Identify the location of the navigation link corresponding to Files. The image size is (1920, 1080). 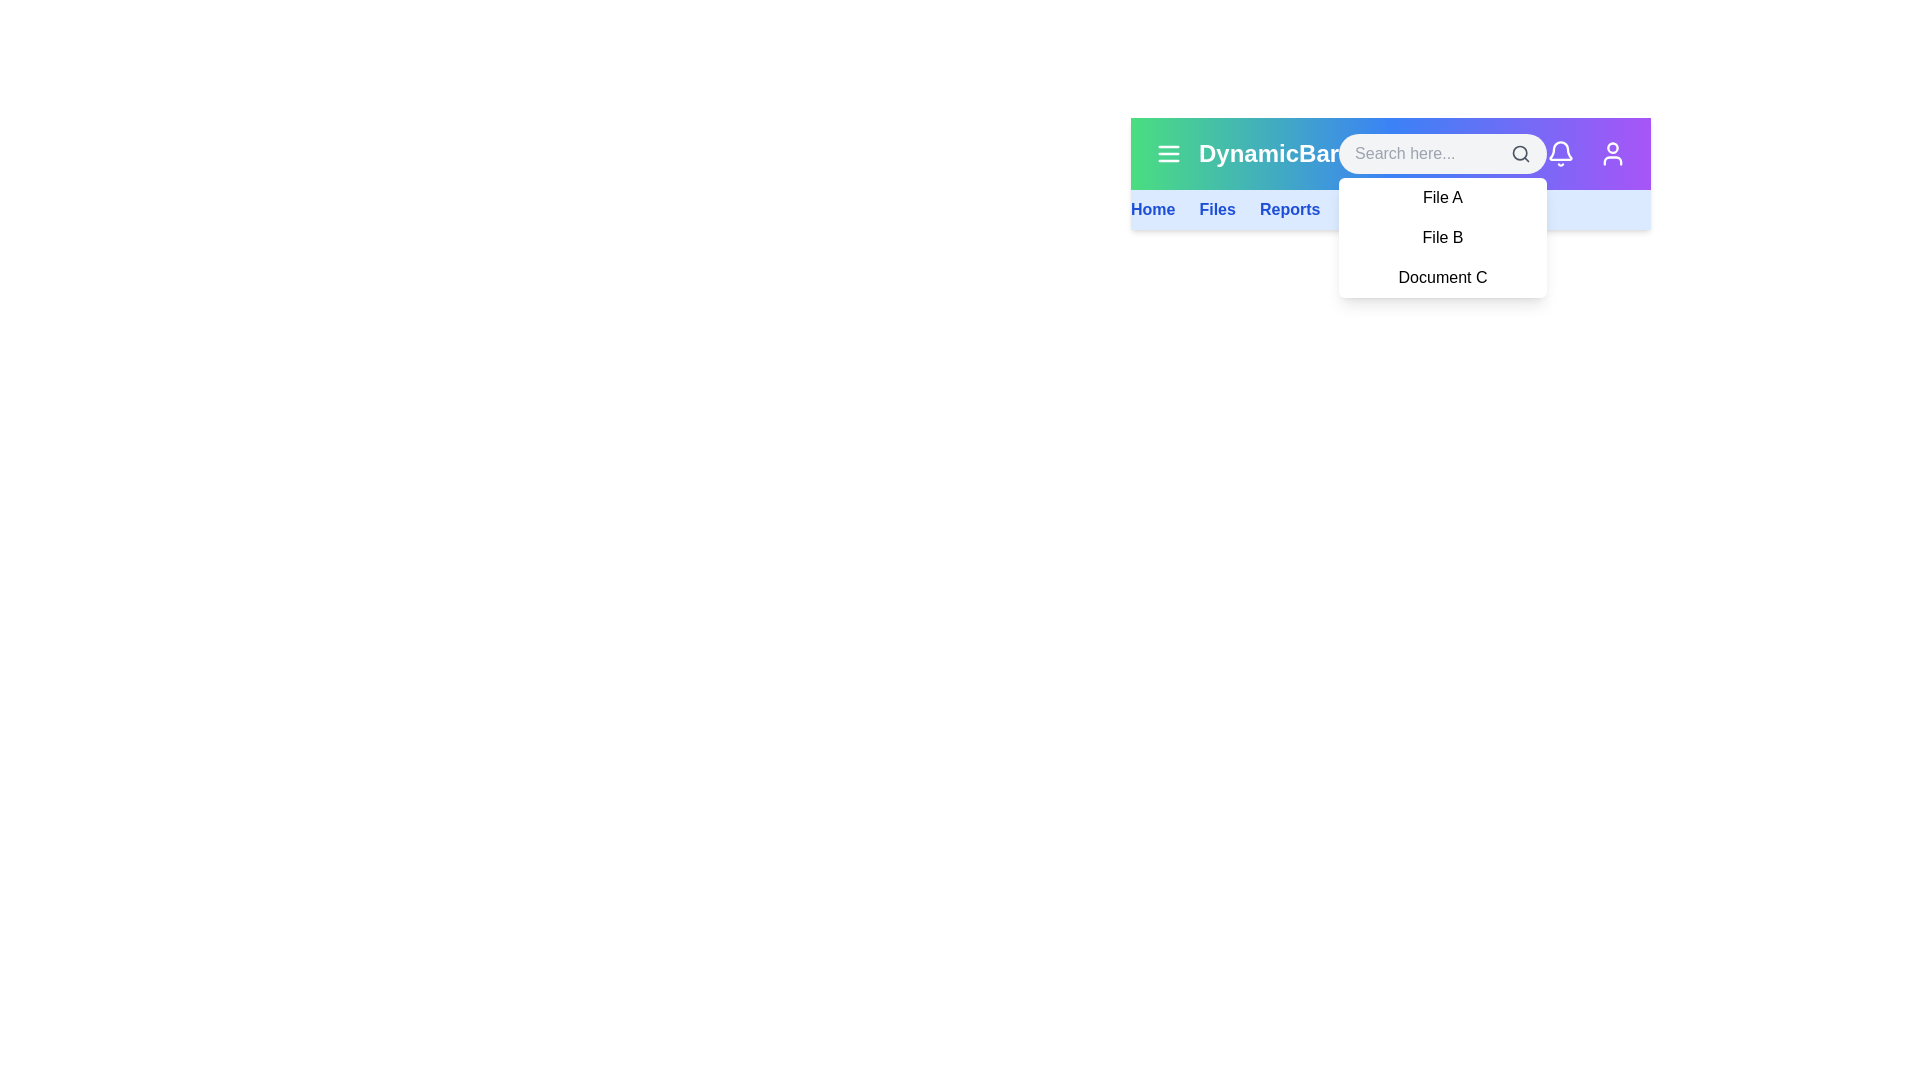
(1216, 209).